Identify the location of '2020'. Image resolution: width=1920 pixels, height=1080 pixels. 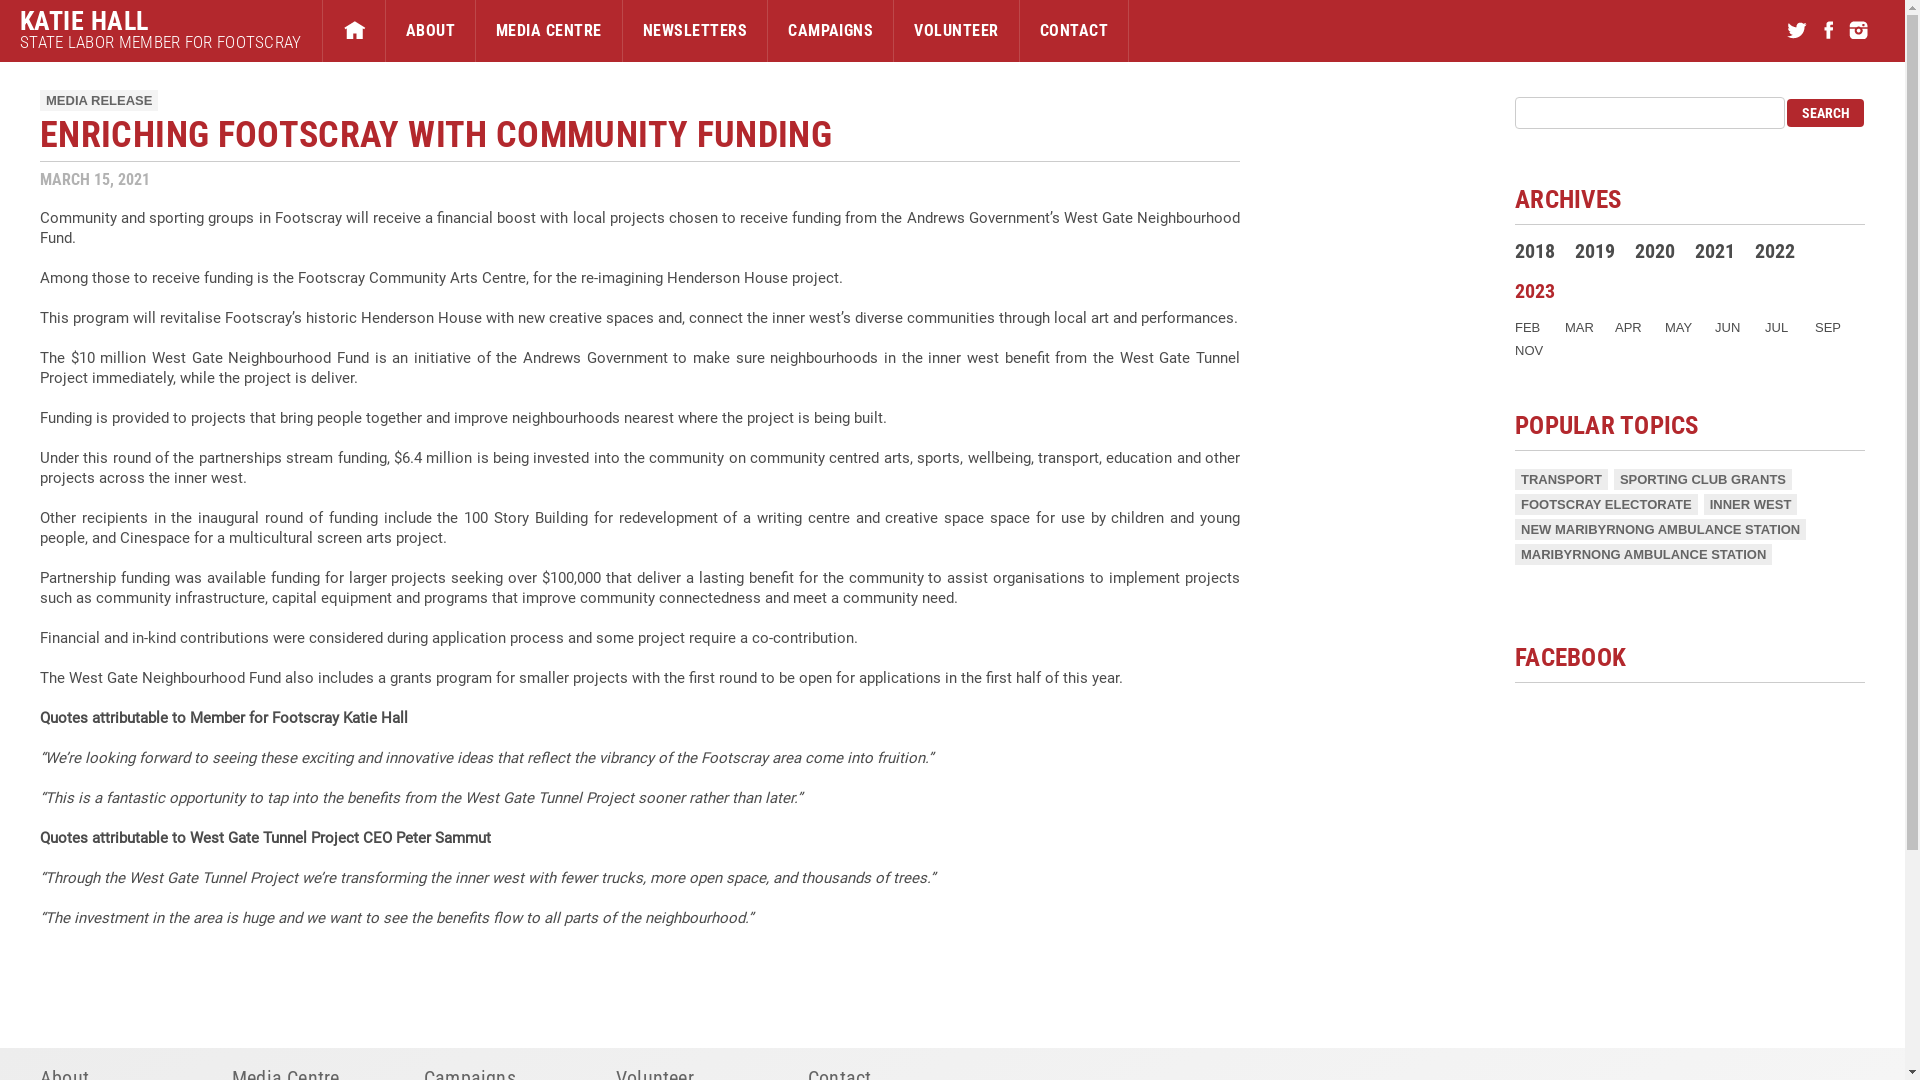
(1635, 249).